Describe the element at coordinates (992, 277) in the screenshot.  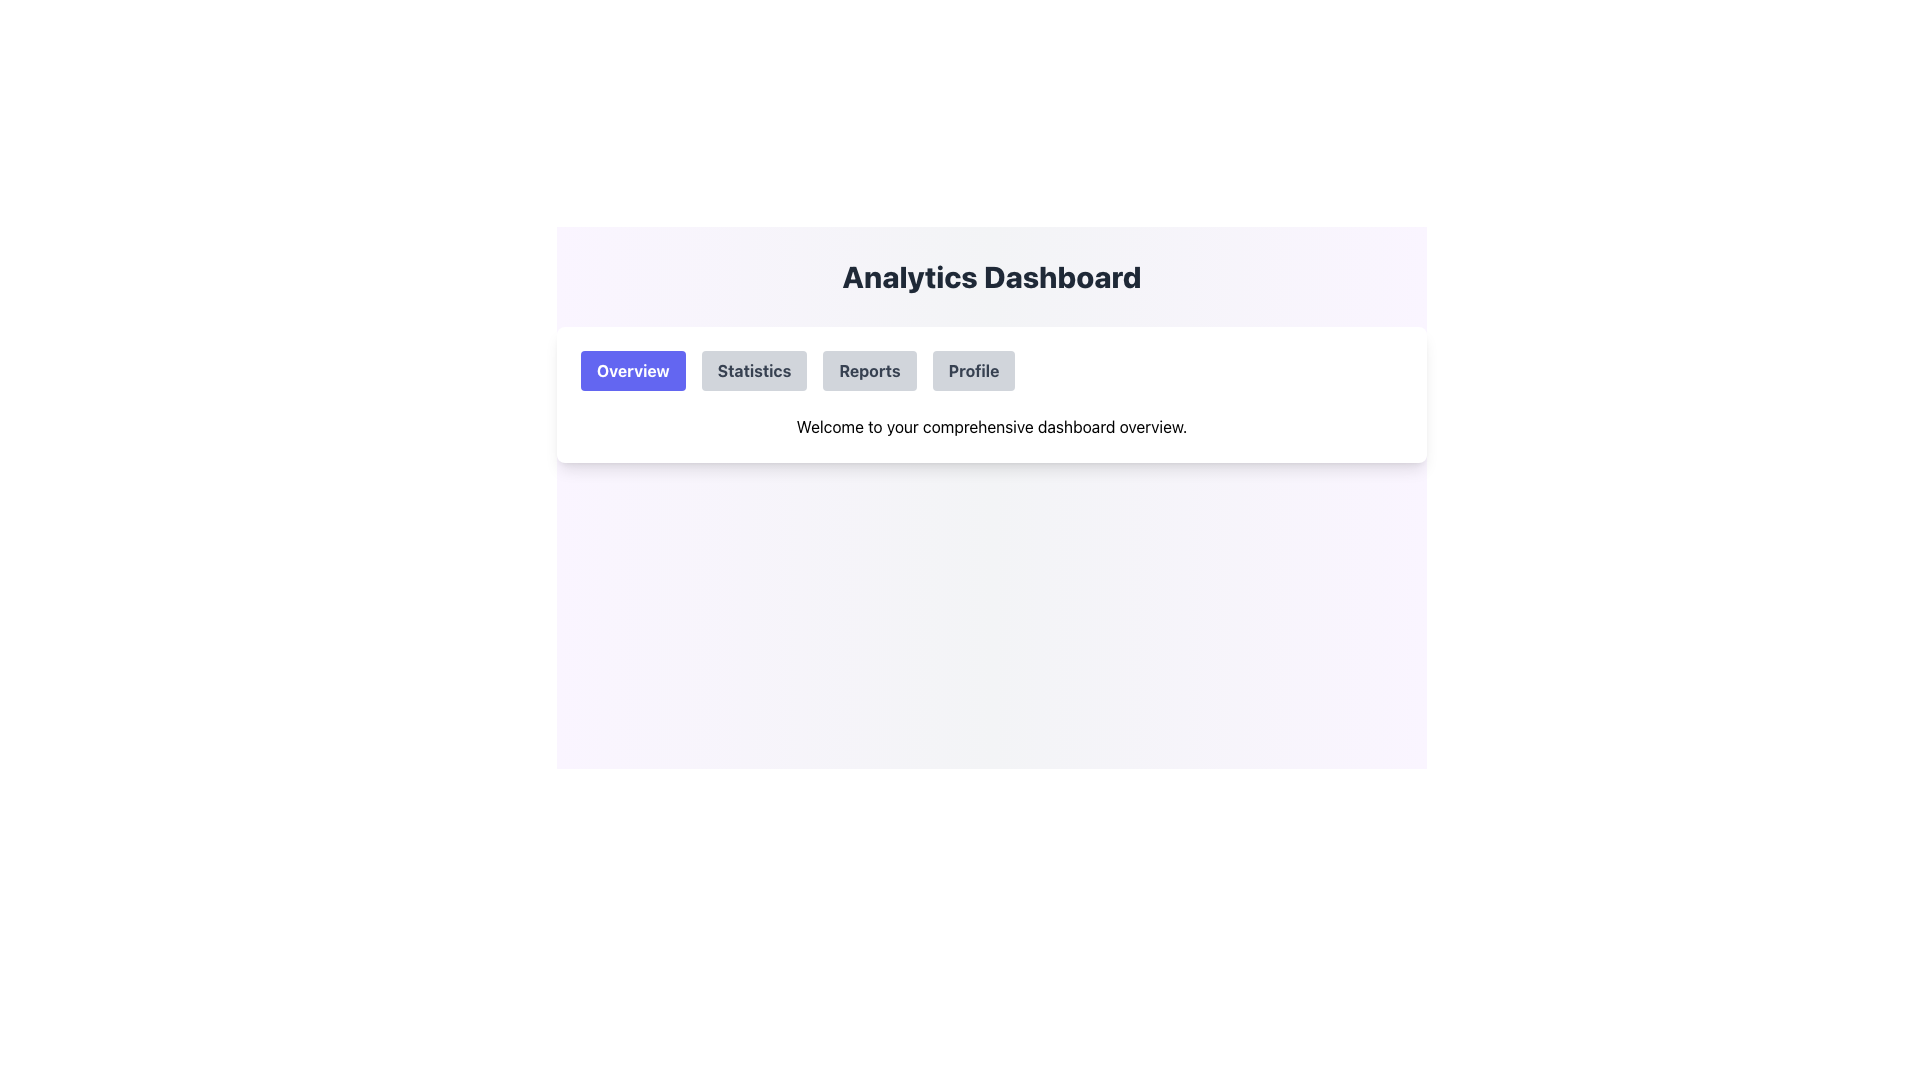
I see `the title text at the center top of the page, which provides an overview of the analytics section` at that location.